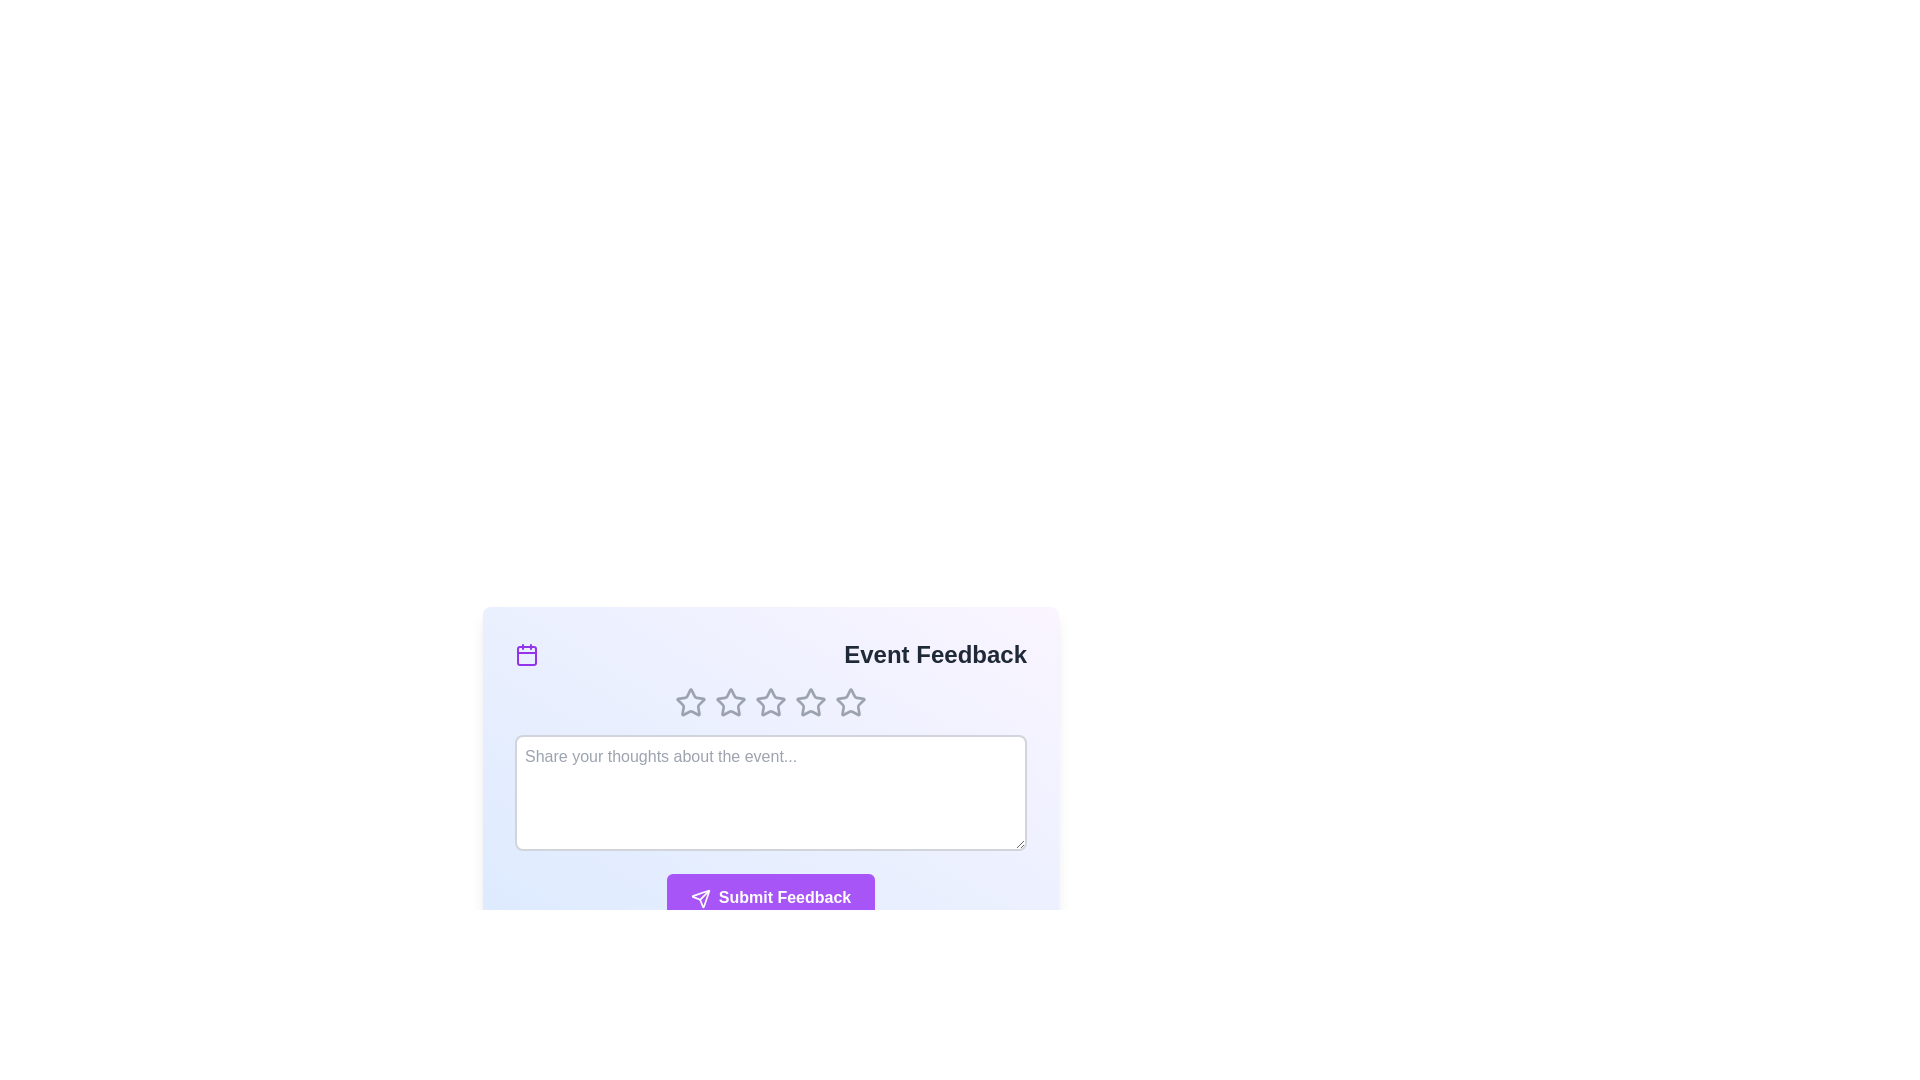 The height and width of the screenshot is (1080, 1920). Describe the element at coordinates (811, 701) in the screenshot. I see `the fourth star in the 5-star rating system` at that location.